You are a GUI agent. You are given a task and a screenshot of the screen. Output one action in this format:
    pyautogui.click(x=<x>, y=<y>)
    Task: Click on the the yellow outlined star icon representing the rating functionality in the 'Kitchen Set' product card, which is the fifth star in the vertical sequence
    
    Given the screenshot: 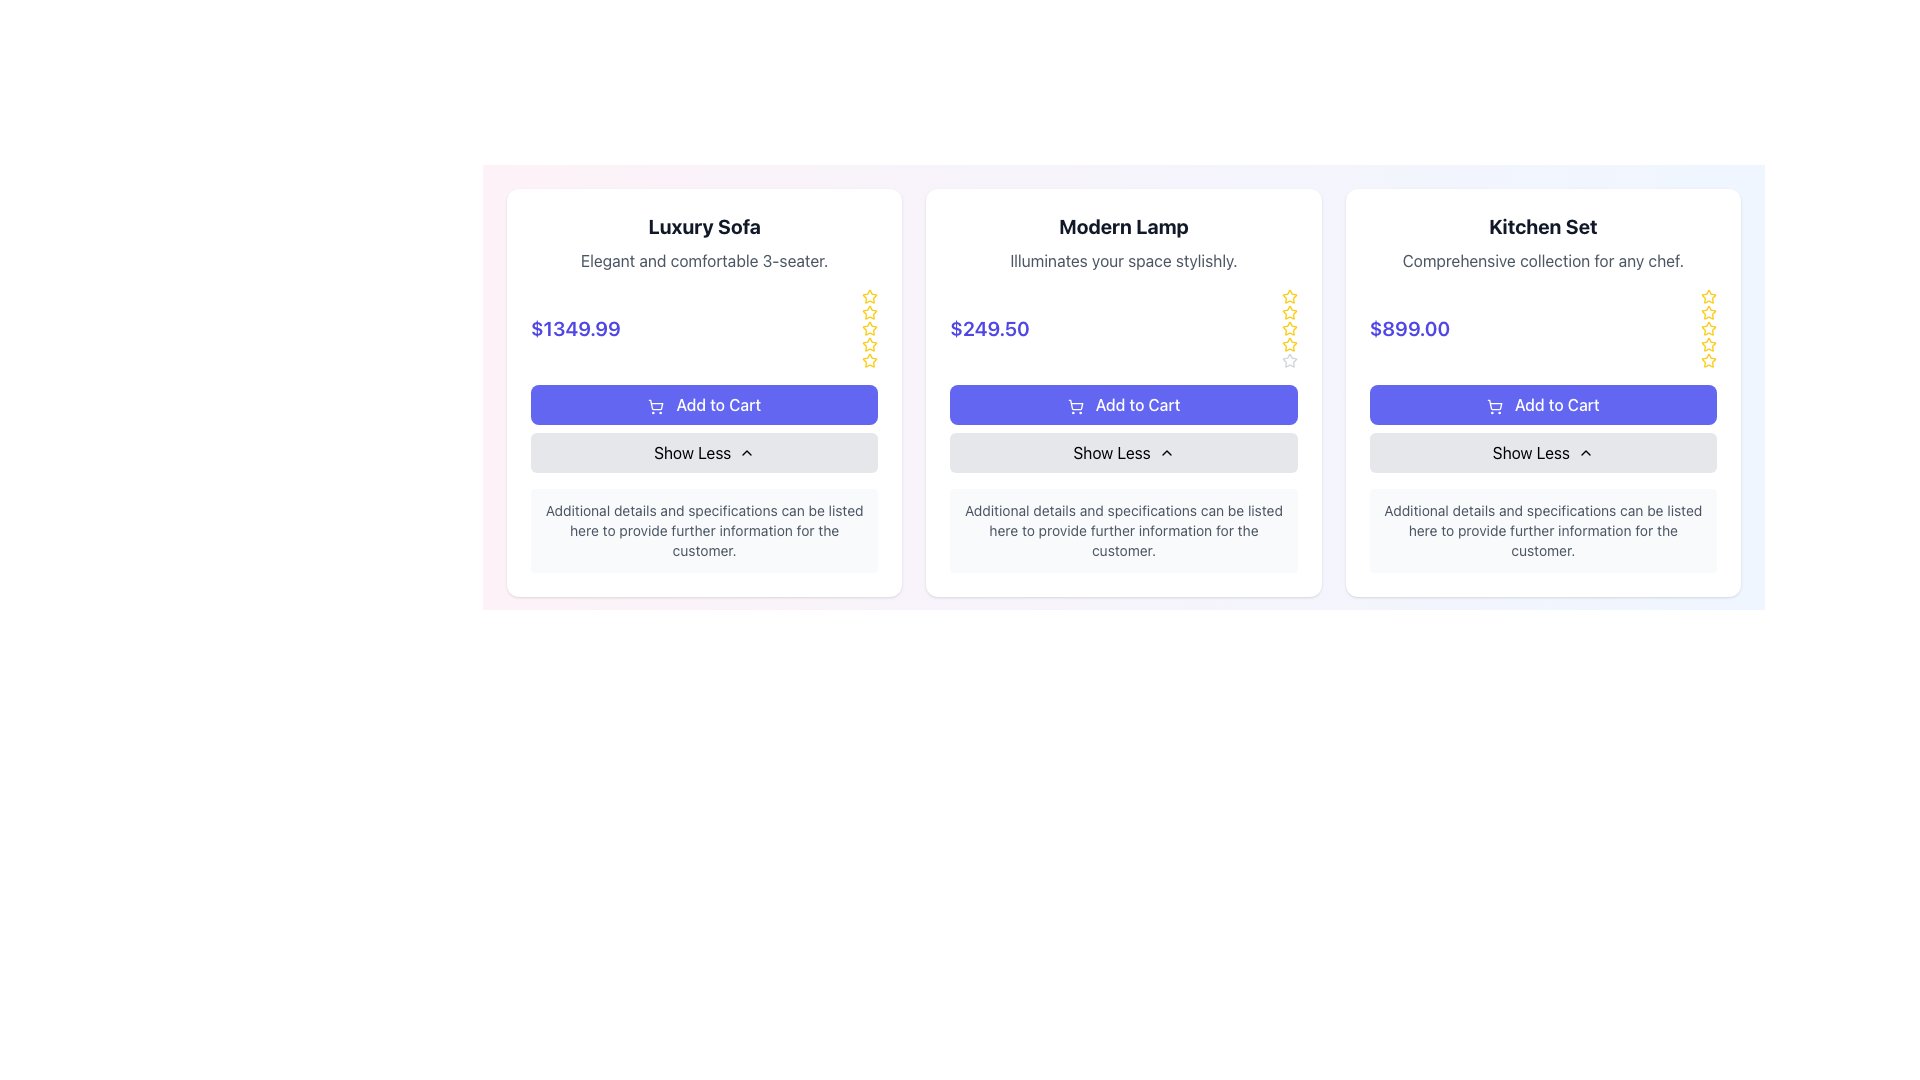 What is the action you would take?
    pyautogui.click(x=1707, y=343)
    